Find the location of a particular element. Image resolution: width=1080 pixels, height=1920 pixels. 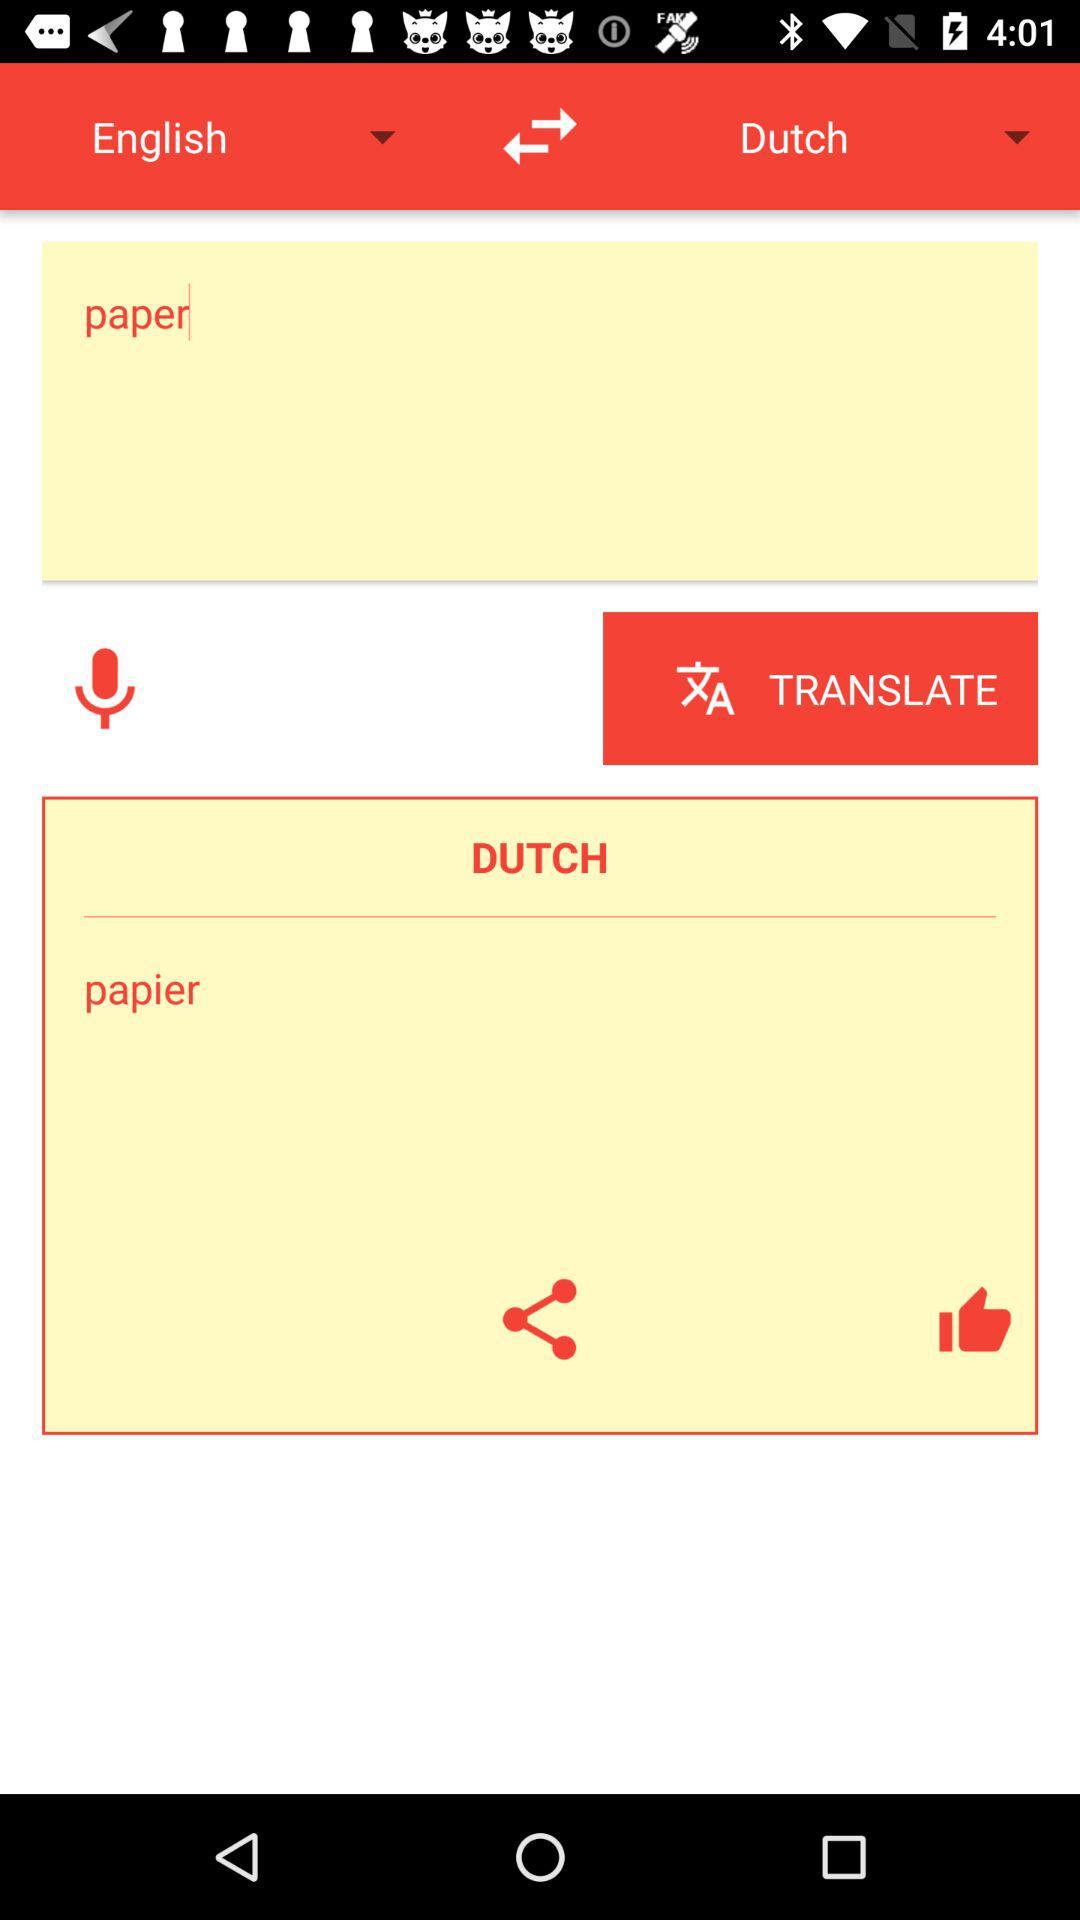

copy hyperlink is located at coordinates (540, 1319).